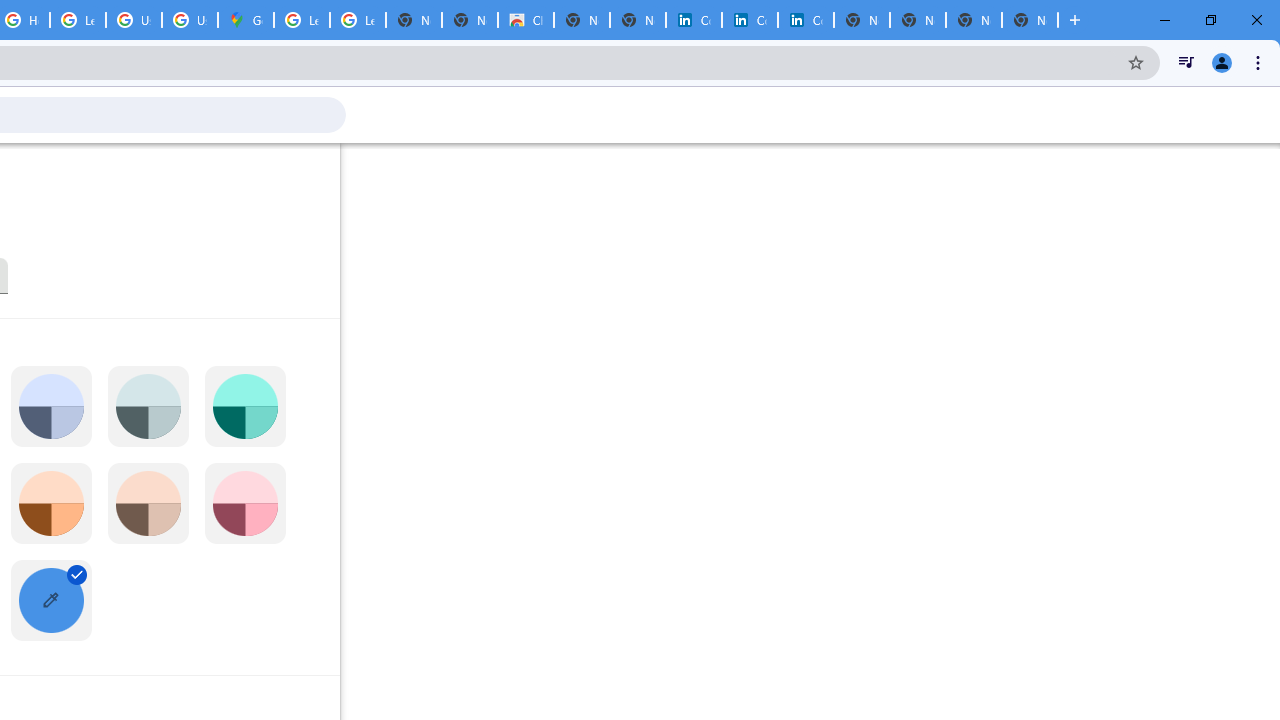 The image size is (1280, 720). What do you see at coordinates (526, 20) in the screenshot?
I see `'Chrome Web Store'` at bounding box center [526, 20].